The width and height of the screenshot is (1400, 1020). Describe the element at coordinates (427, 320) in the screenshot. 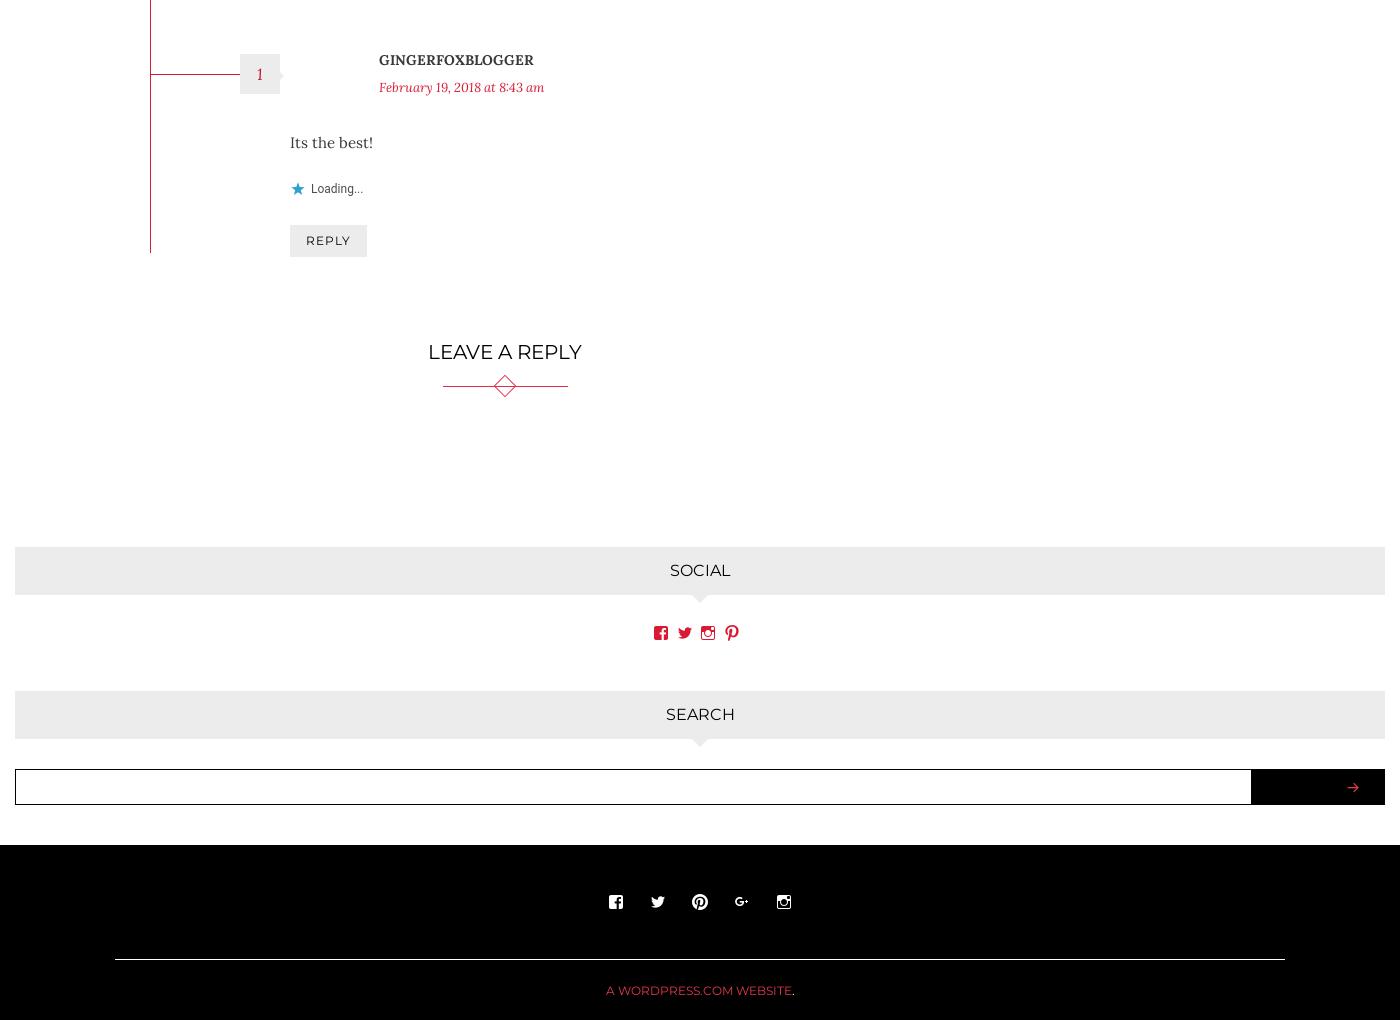

I see `'Leave a Reply'` at that location.